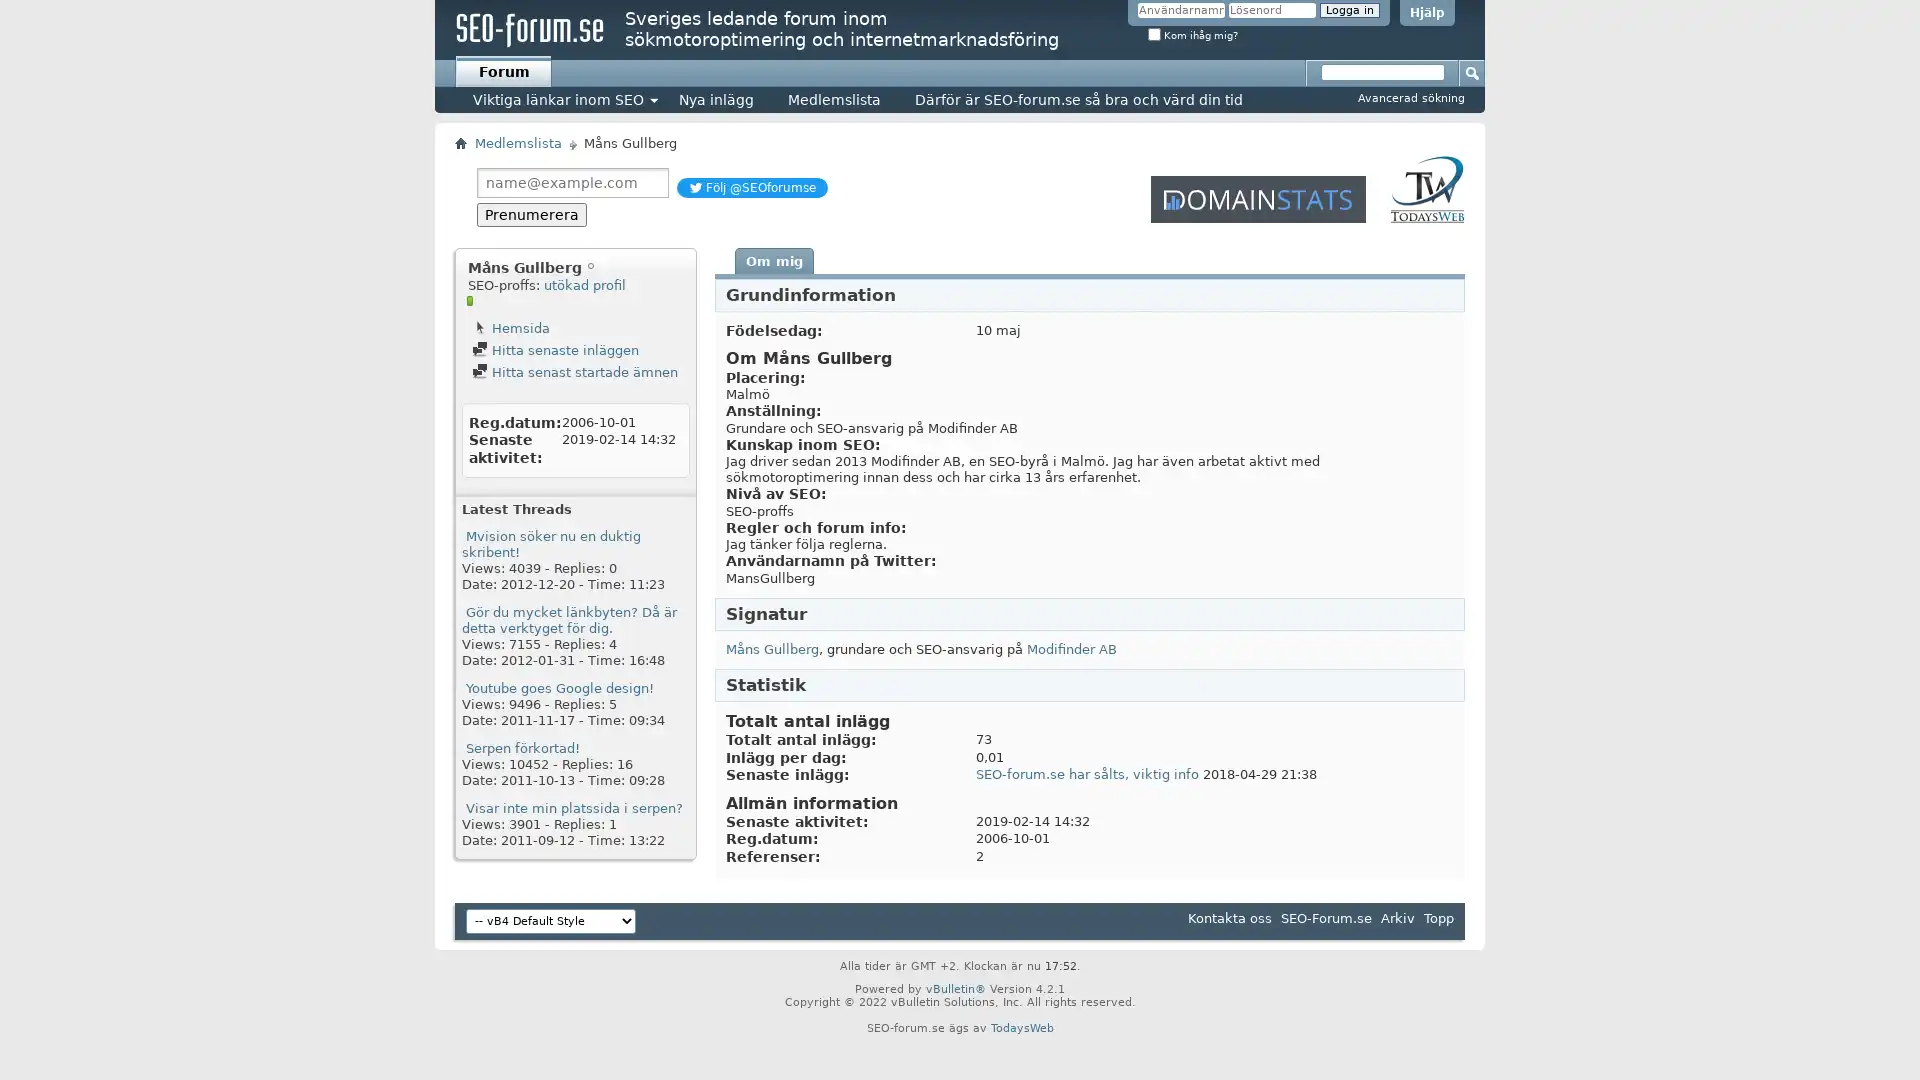 Image resolution: width=1920 pixels, height=1080 pixels. I want to click on Submit, so click(1473, 71).